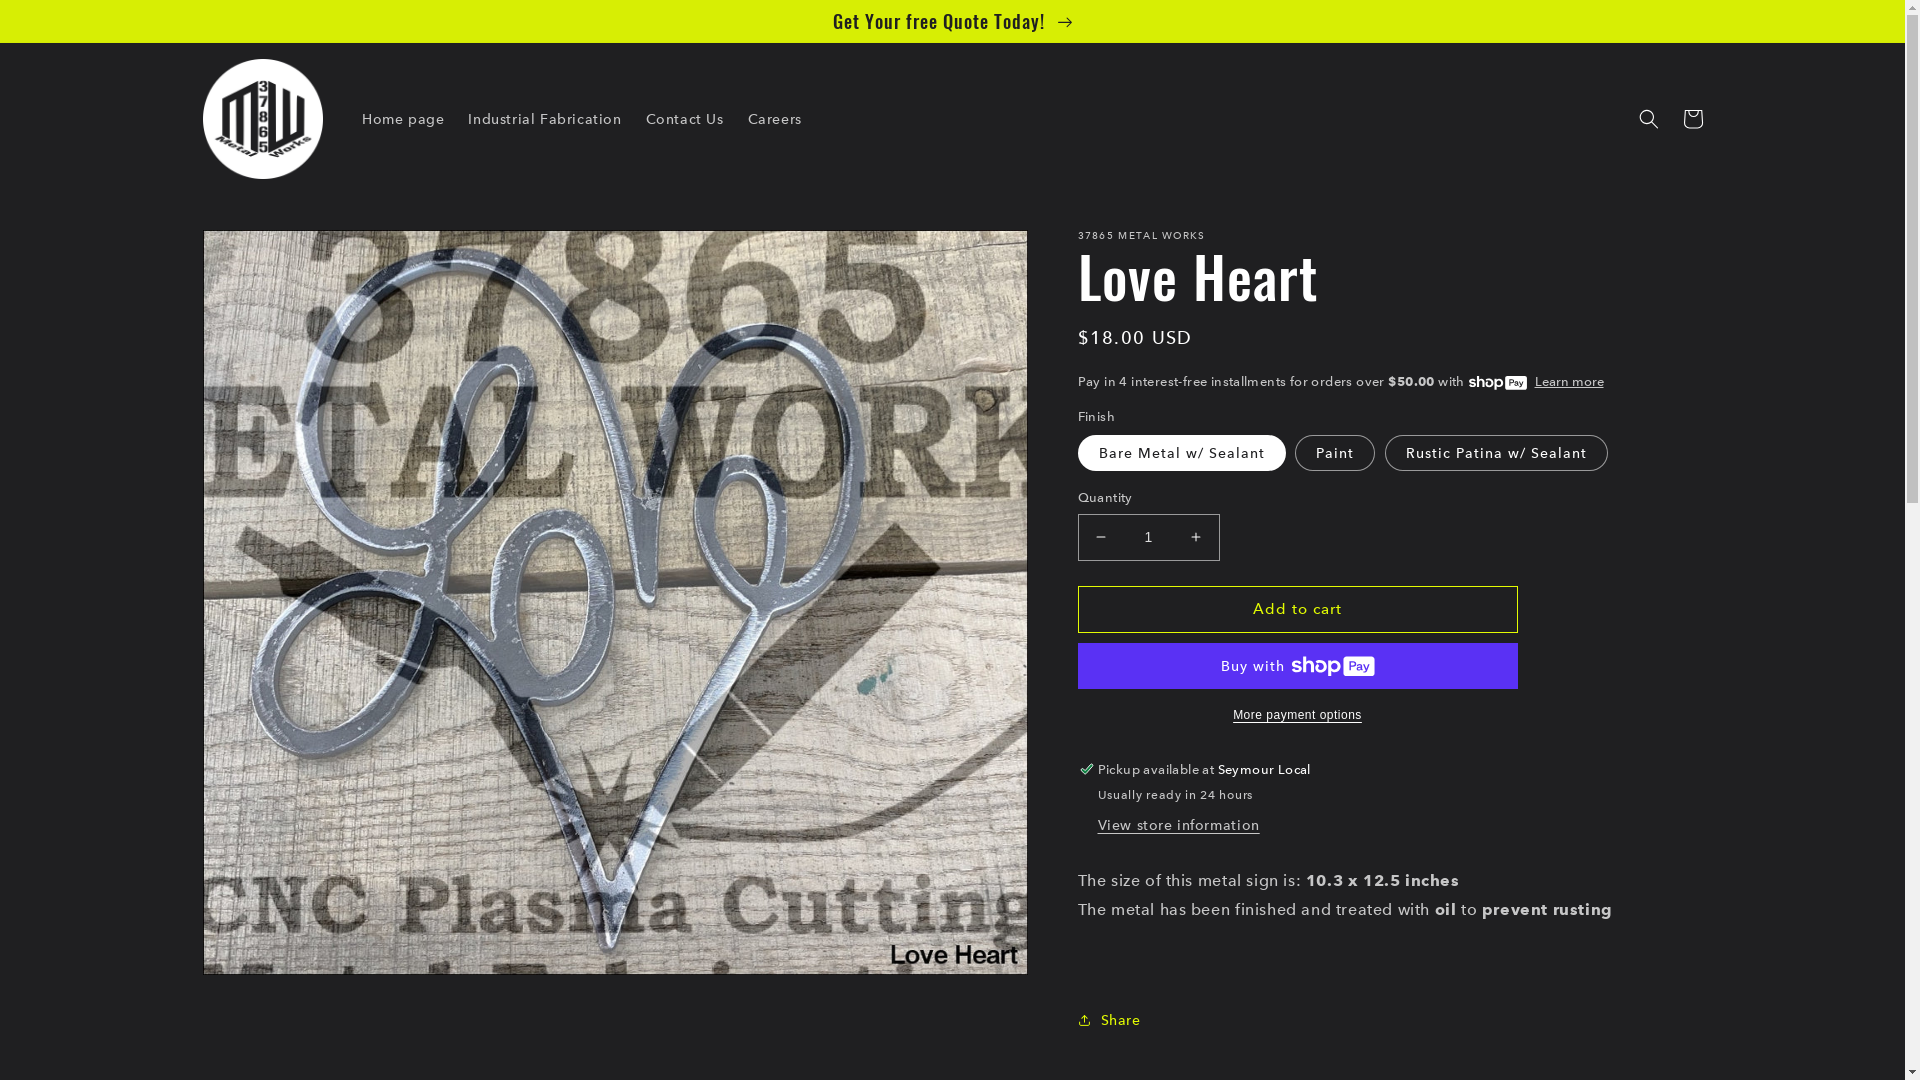 This screenshot has height=1080, width=1920. Describe the element at coordinates (402, 119) in the screenshot. I see `'Home page'` at that location.